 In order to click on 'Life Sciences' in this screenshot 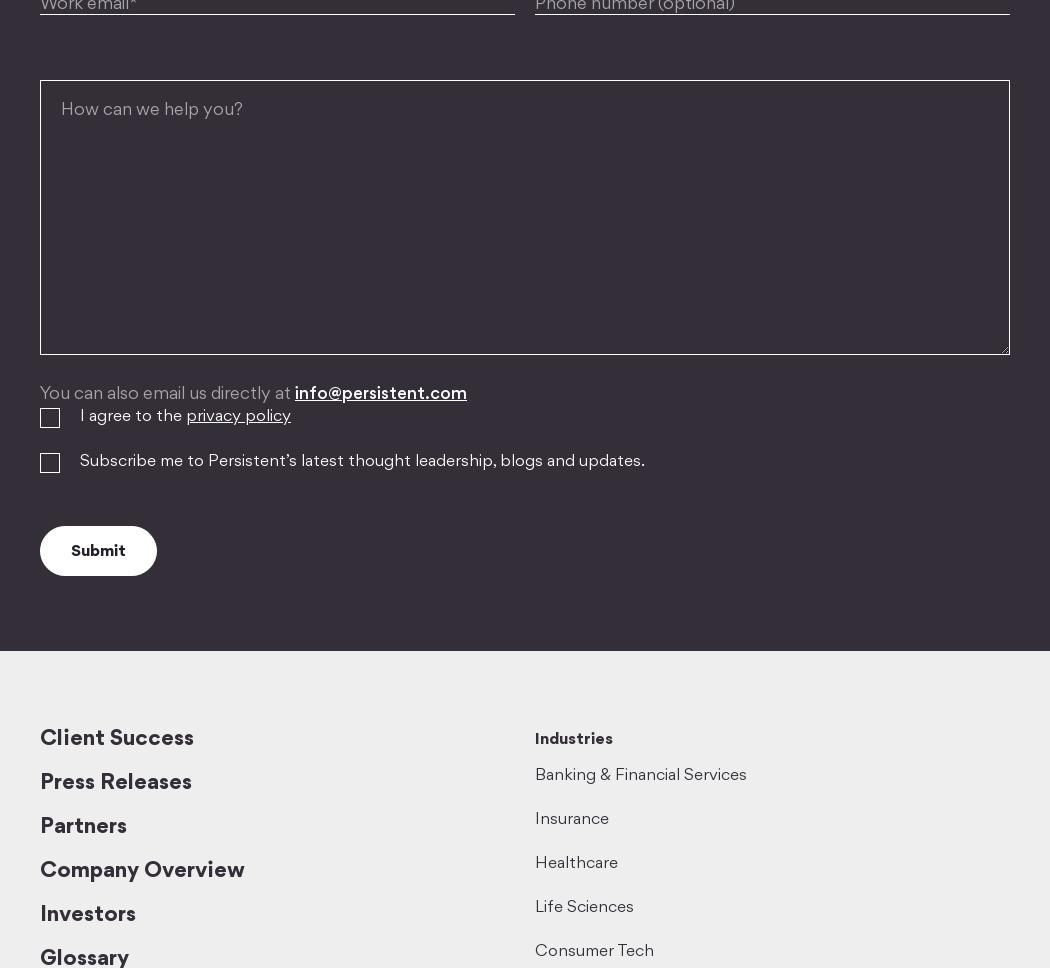, I will do `click(583, 907)`.